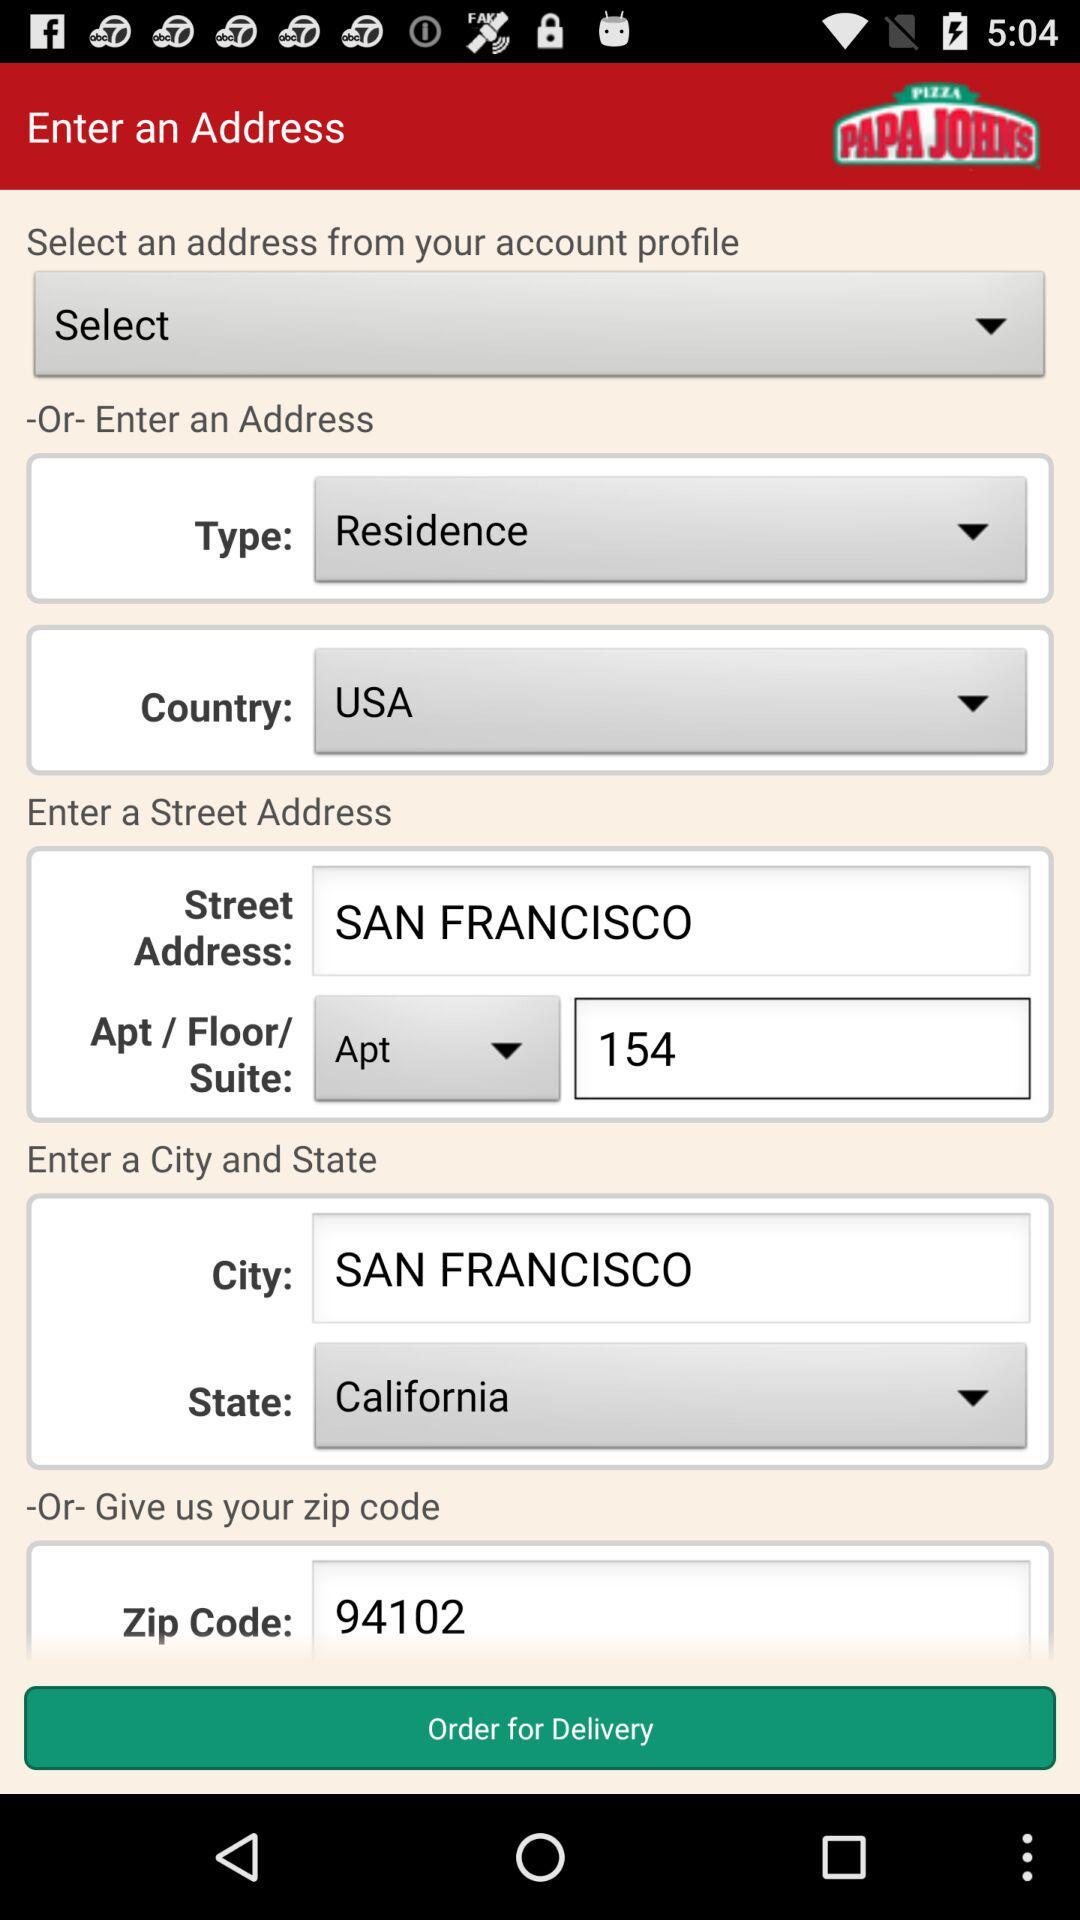  Describe the element at coordinates (540, 1727) in the screenshot. I see `order for delivery` at that location.